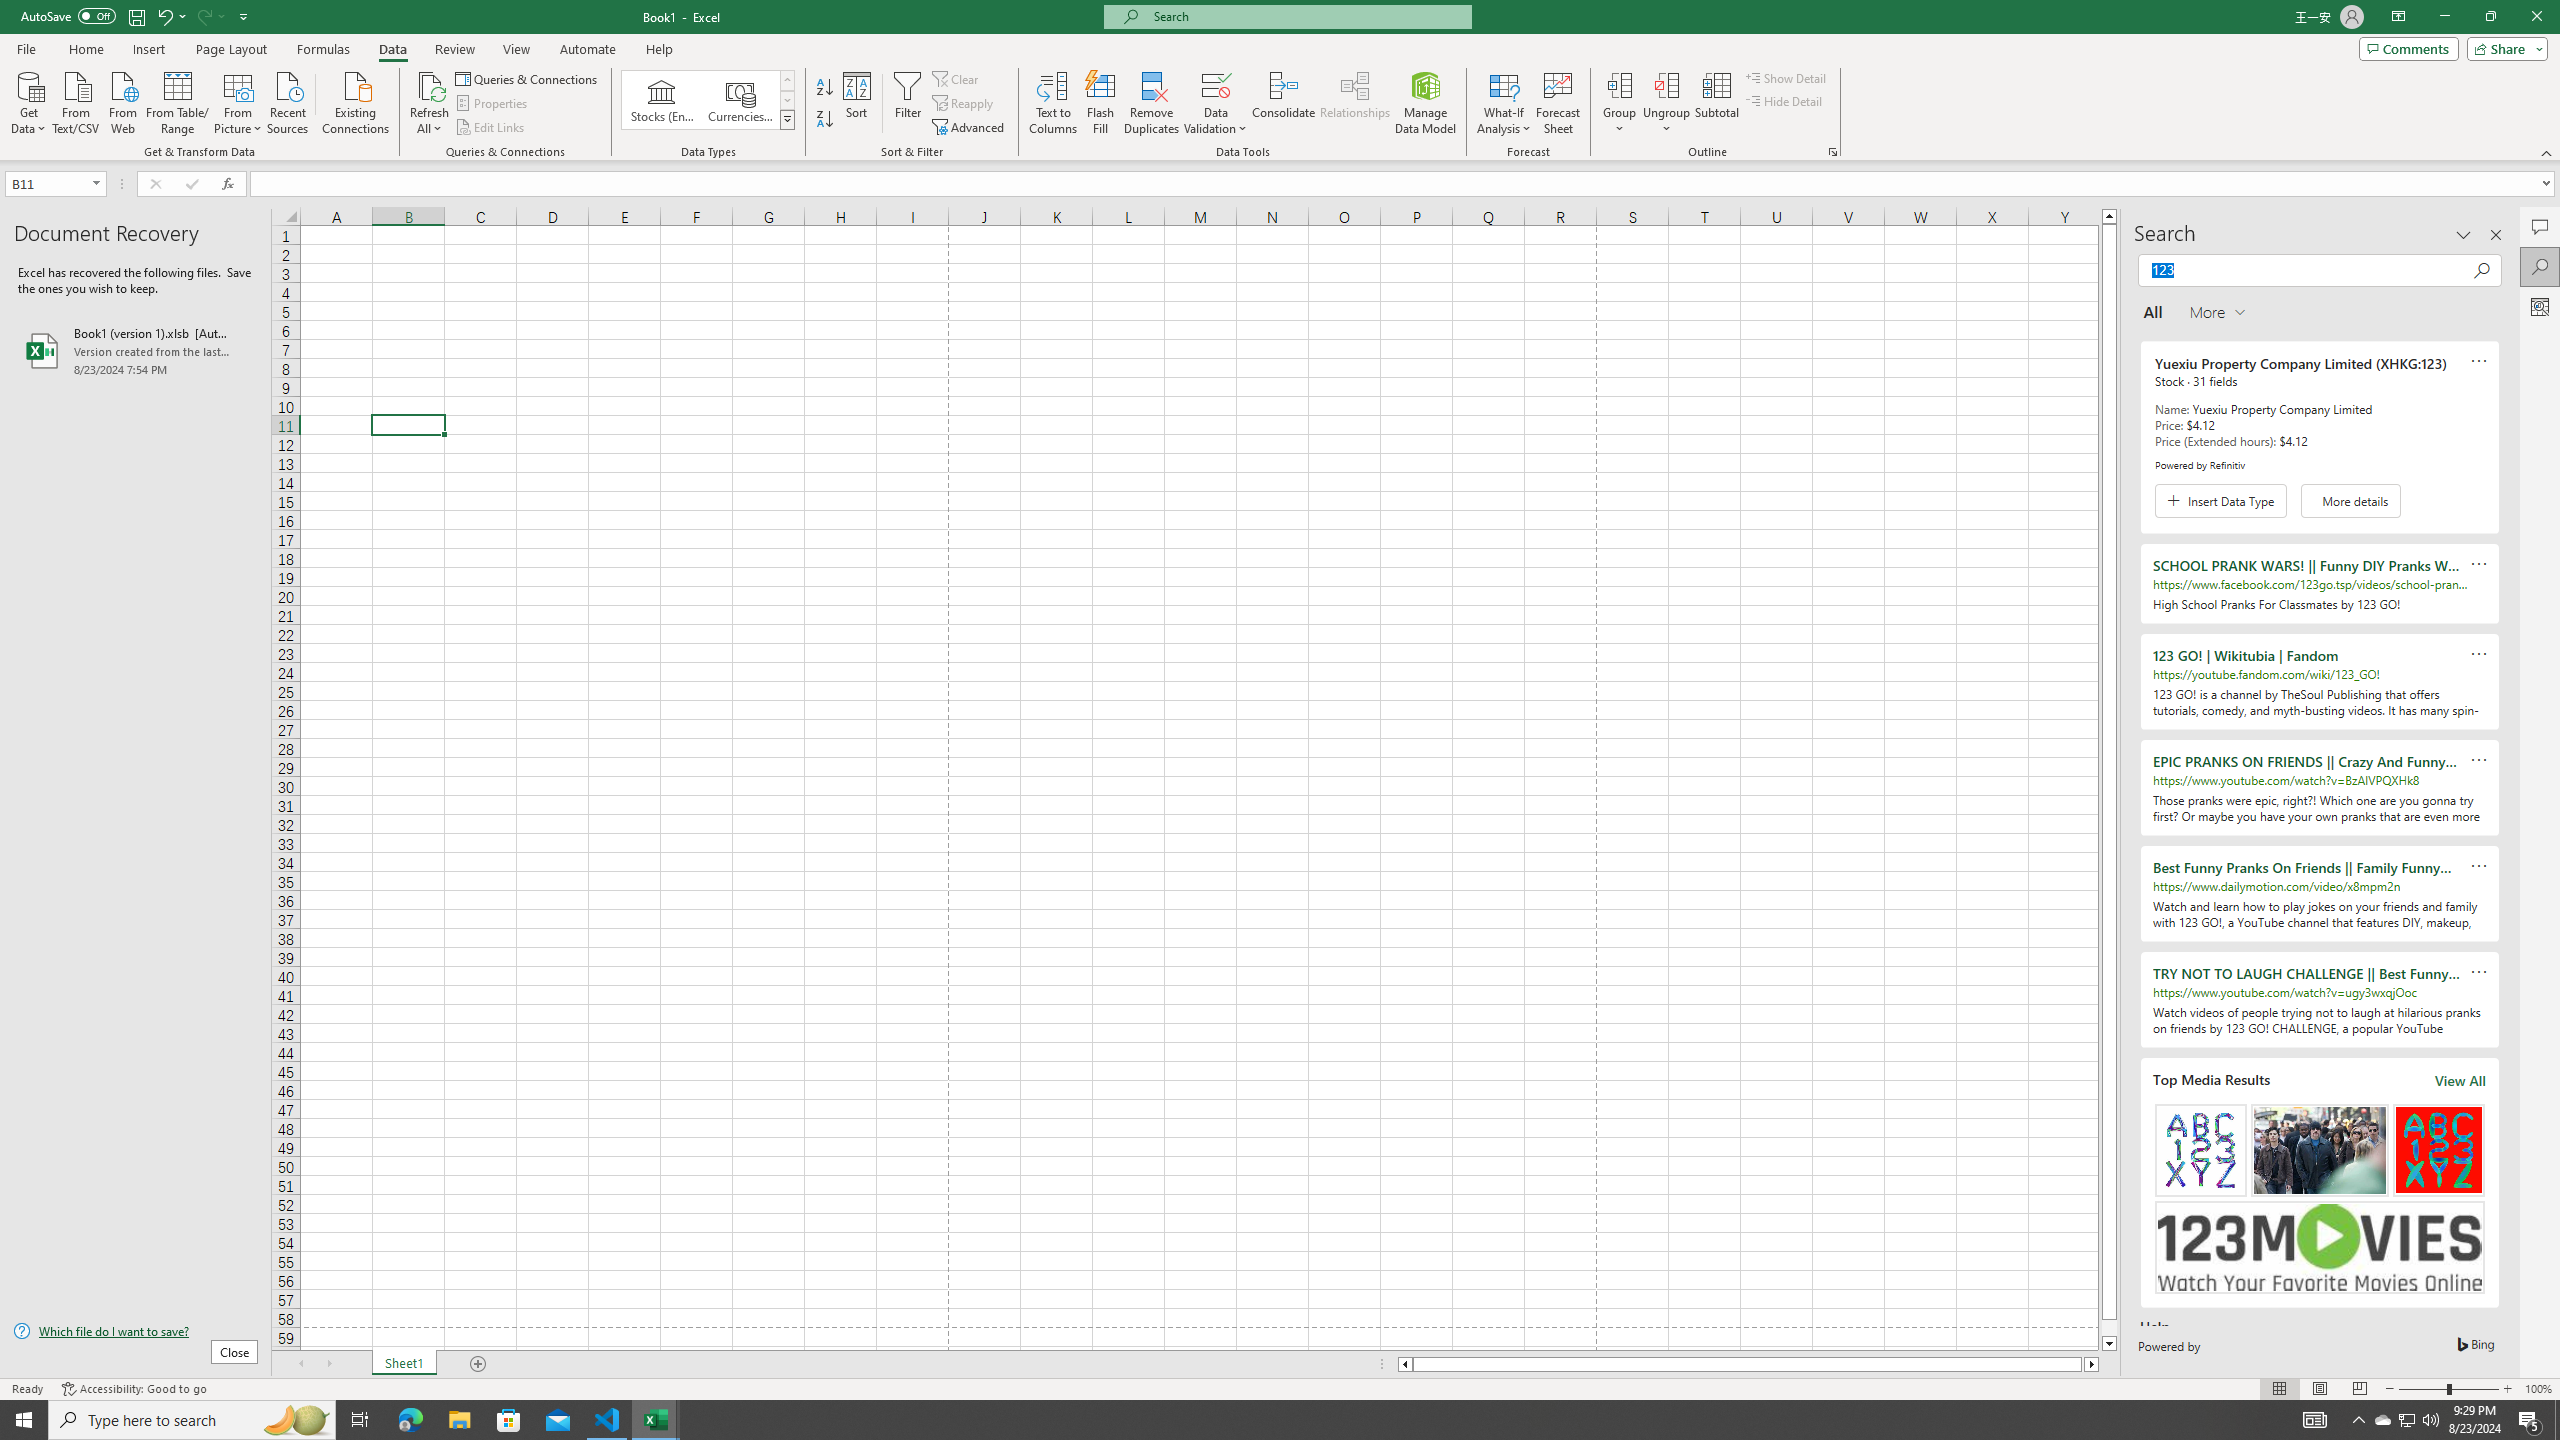 Image resolution: width=2560 pixels, height=1440 pixels. I want to click on 'Close', so click(2535, 16).